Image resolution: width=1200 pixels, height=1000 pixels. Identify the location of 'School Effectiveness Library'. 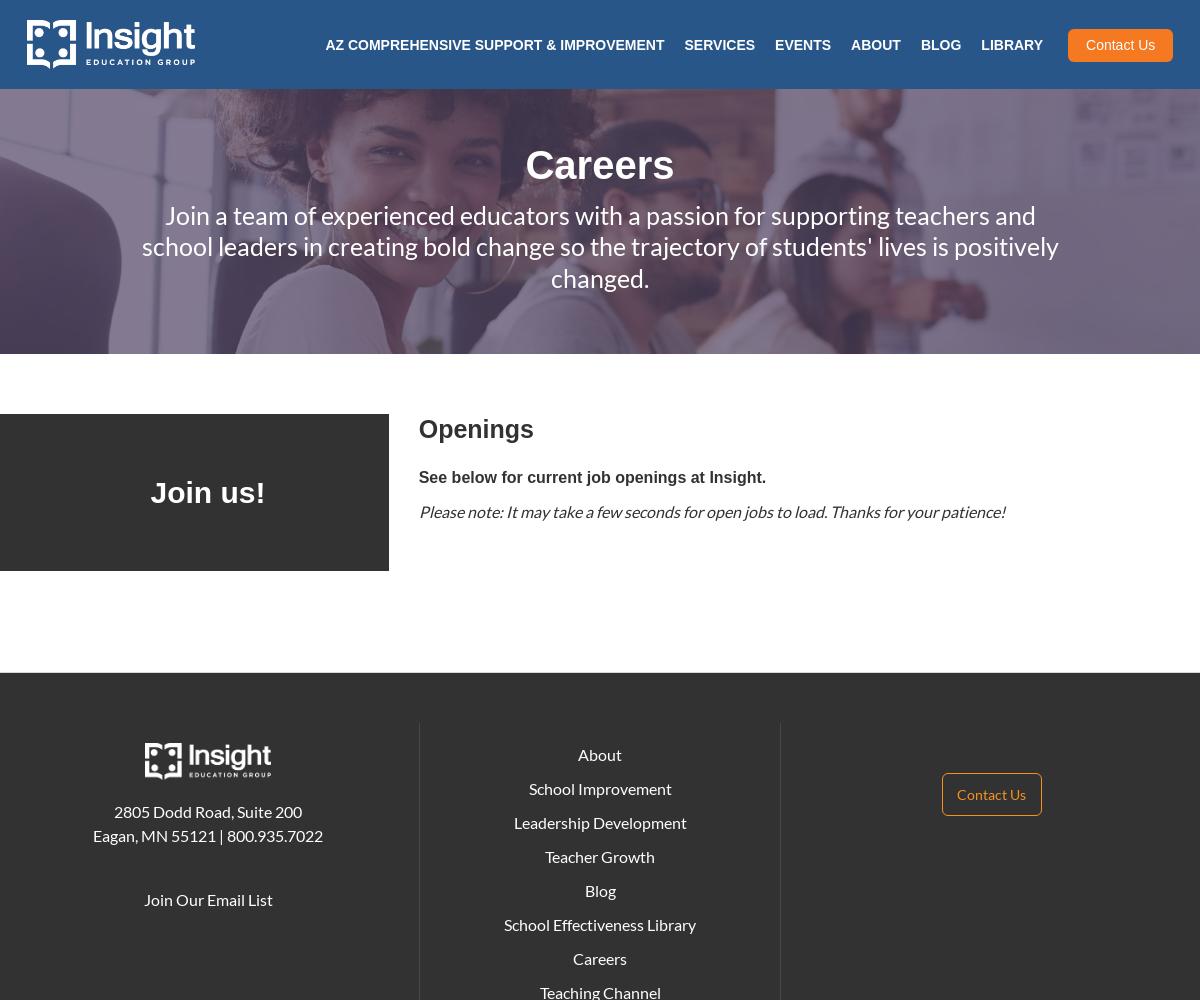
(600, 924).